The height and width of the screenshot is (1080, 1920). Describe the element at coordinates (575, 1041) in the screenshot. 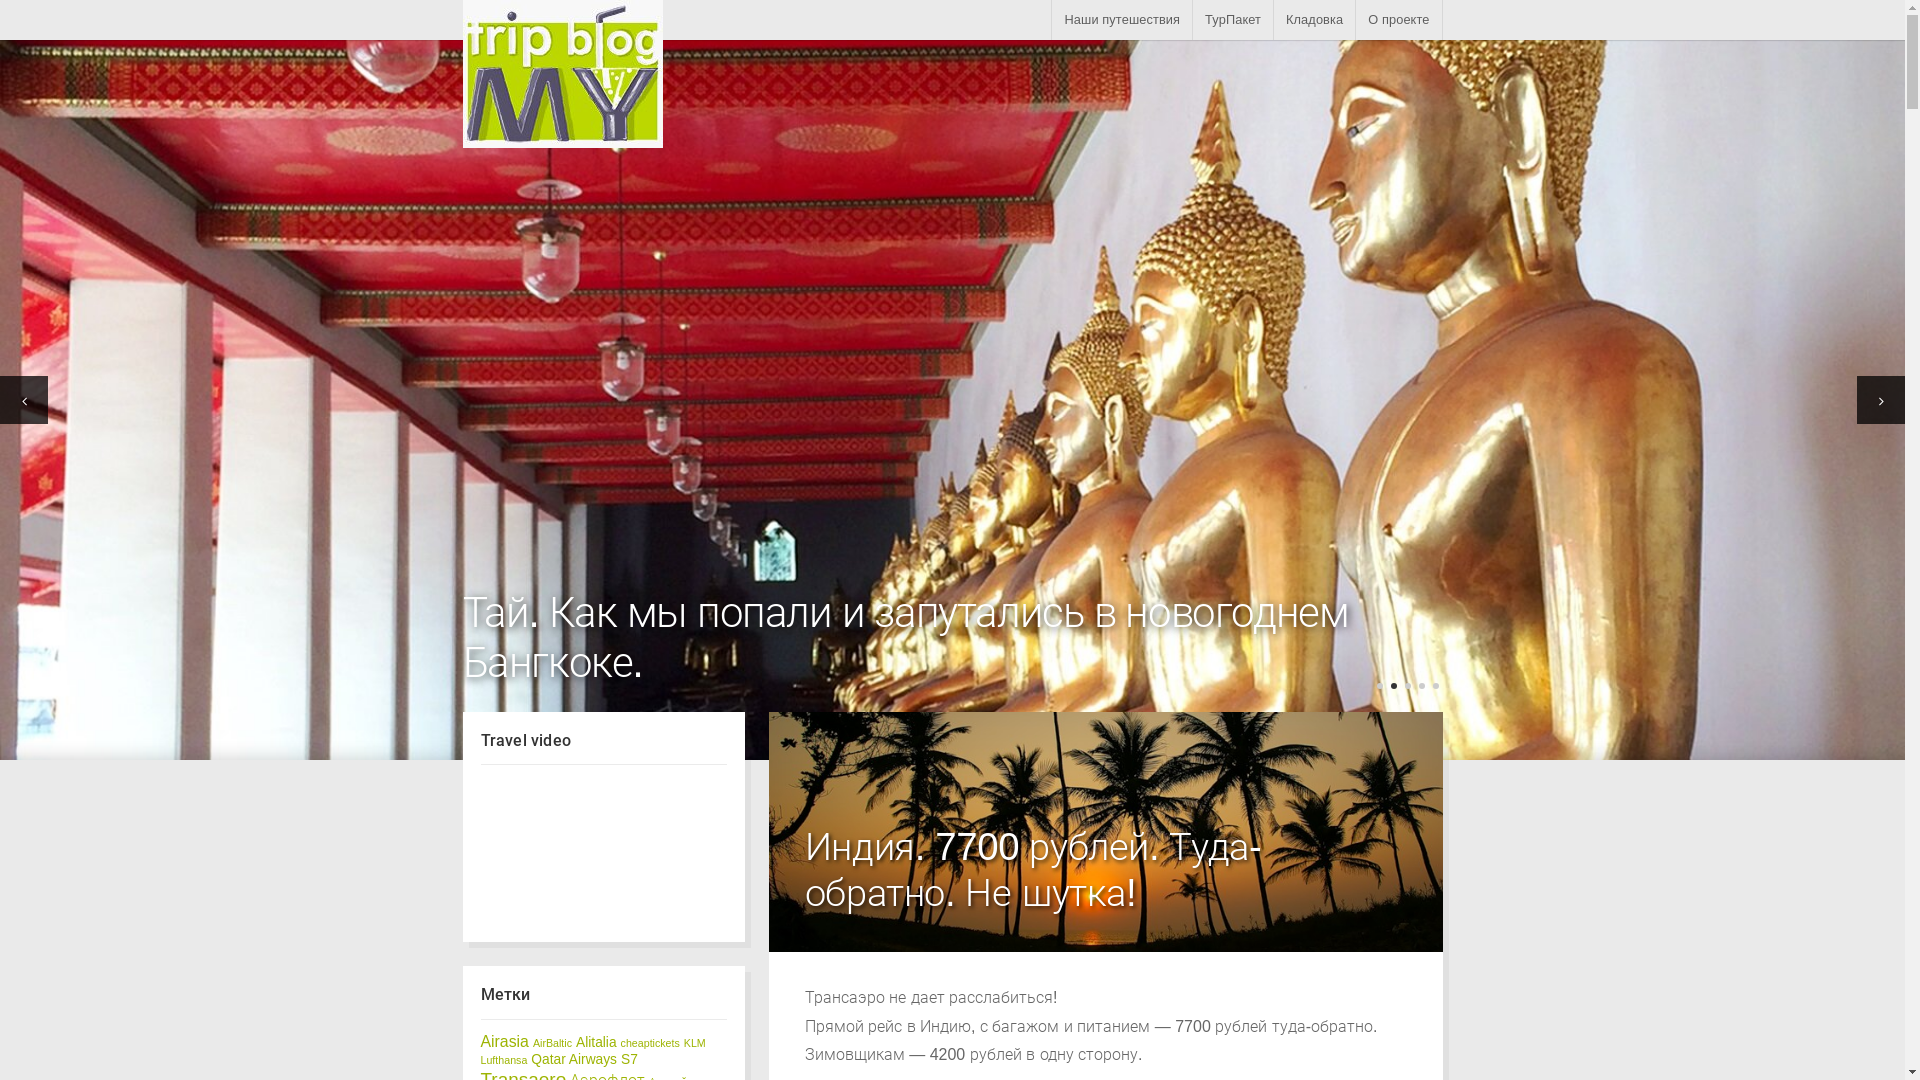

I see `'Alitalia'` at that location.